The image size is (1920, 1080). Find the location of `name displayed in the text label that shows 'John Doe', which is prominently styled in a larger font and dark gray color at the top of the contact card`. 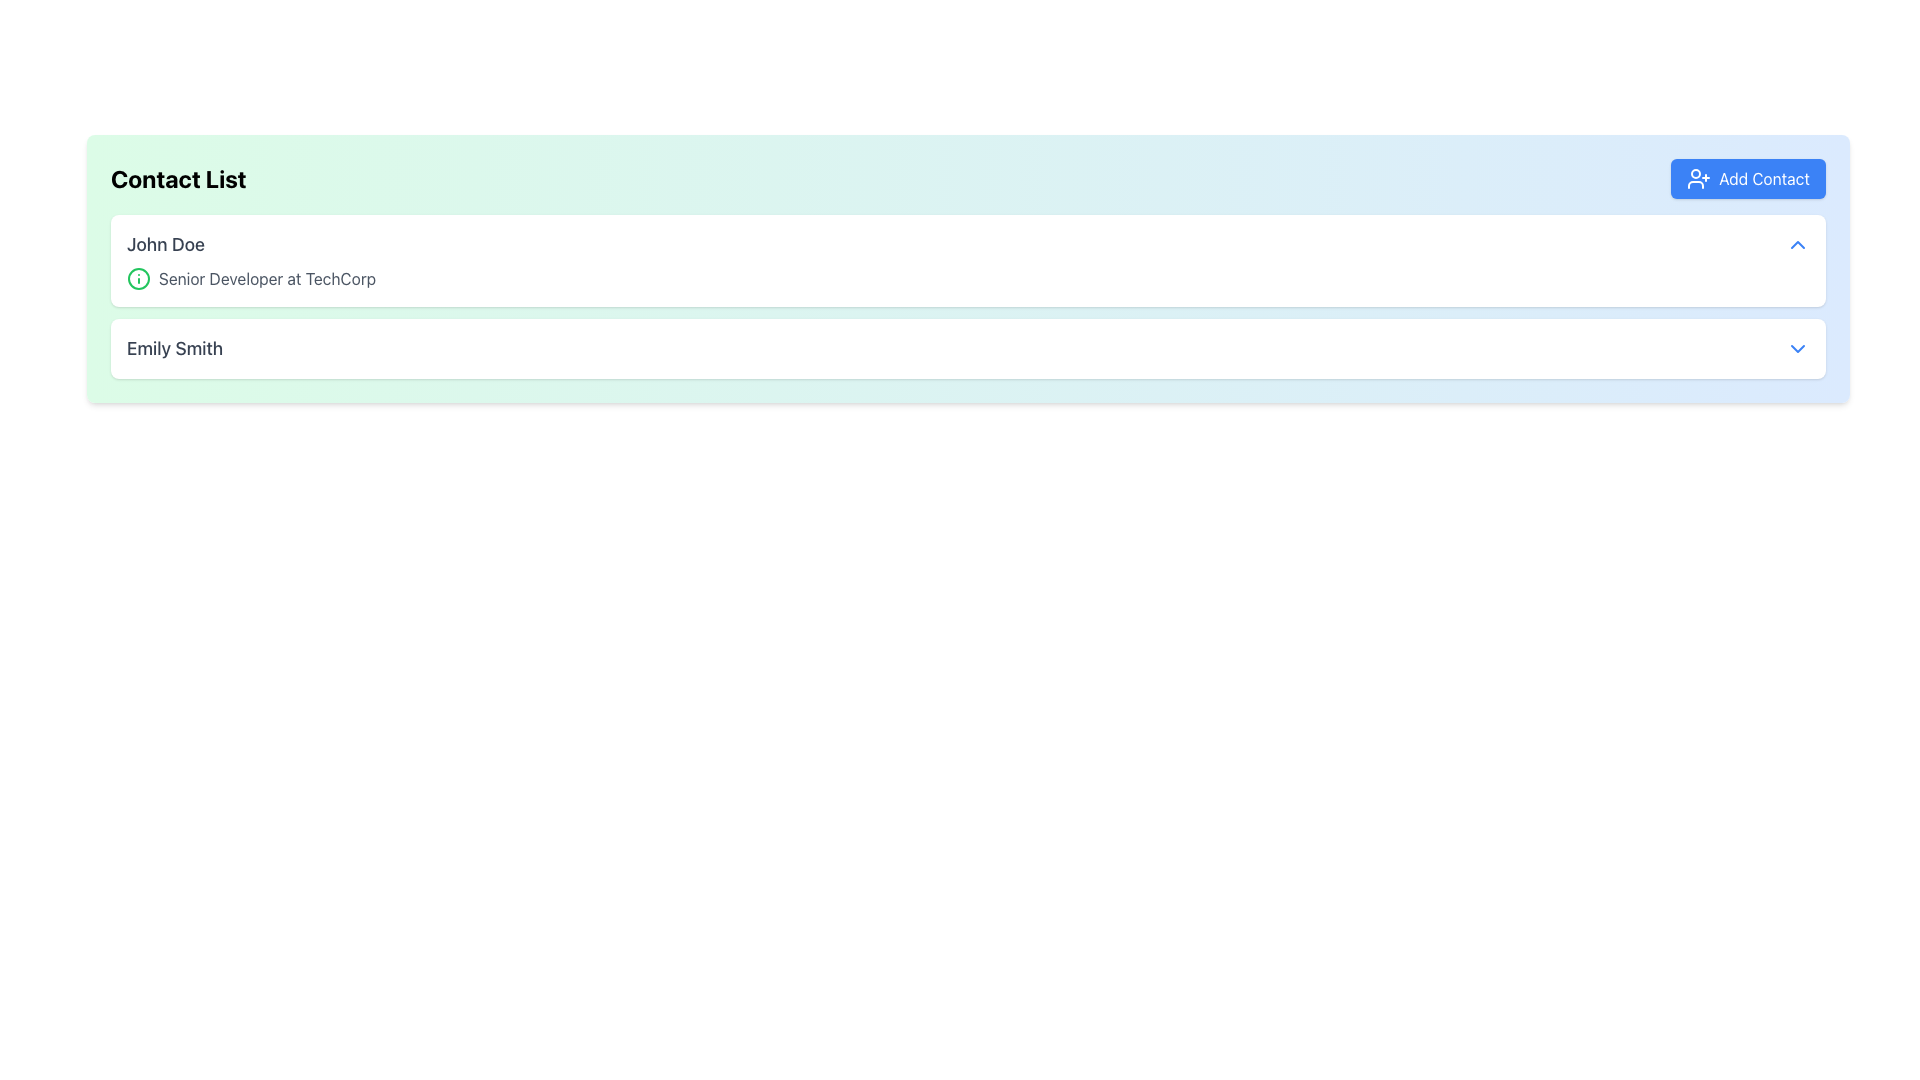

name displayed in the text label that shows 'John Doe', which is prominently styled in a larger font and dark gray color at the top of the contact card is located at coordinates (165, 244).